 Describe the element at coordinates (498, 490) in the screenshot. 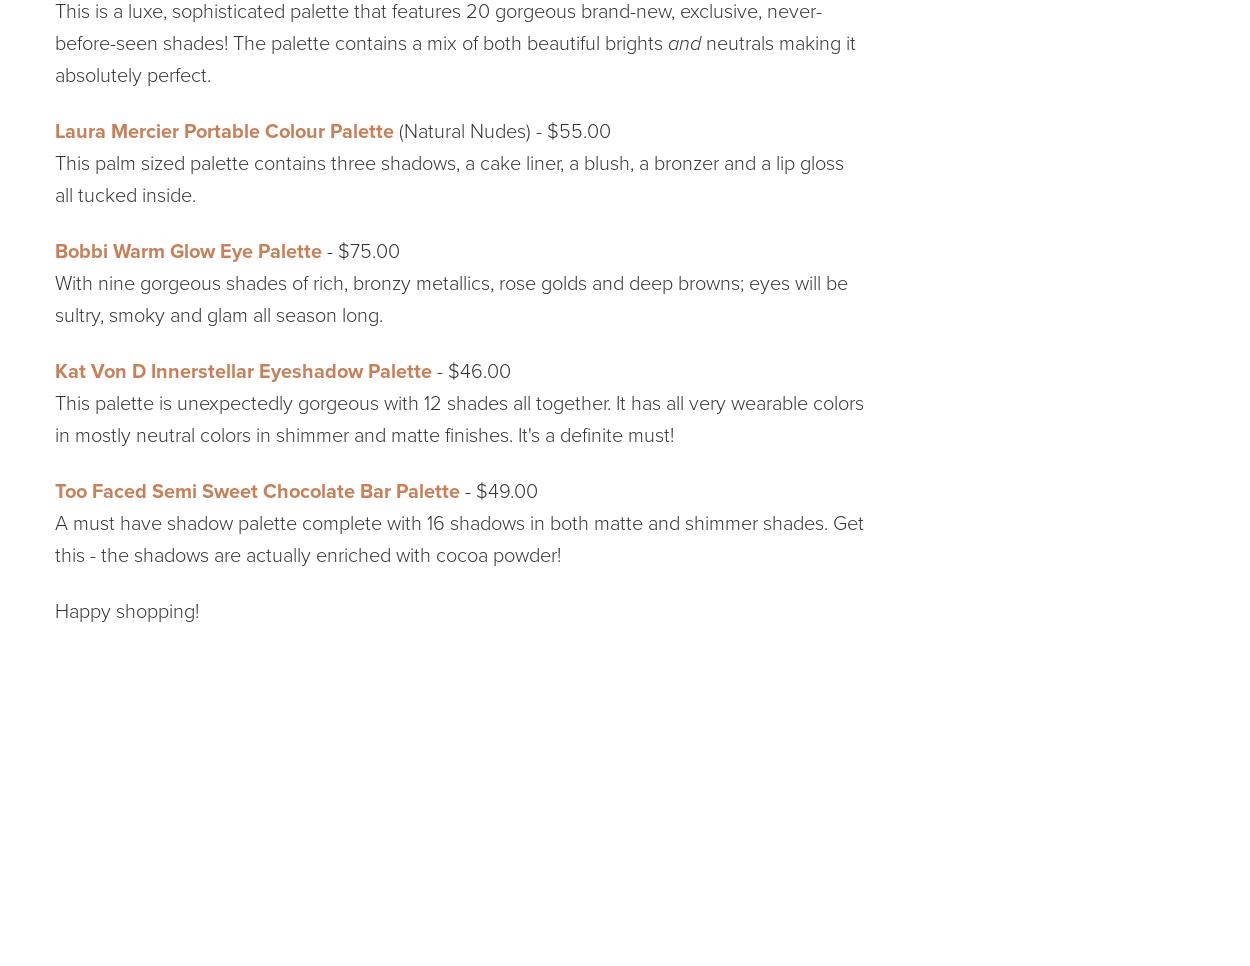

I see `'- $49.00'` at that location.